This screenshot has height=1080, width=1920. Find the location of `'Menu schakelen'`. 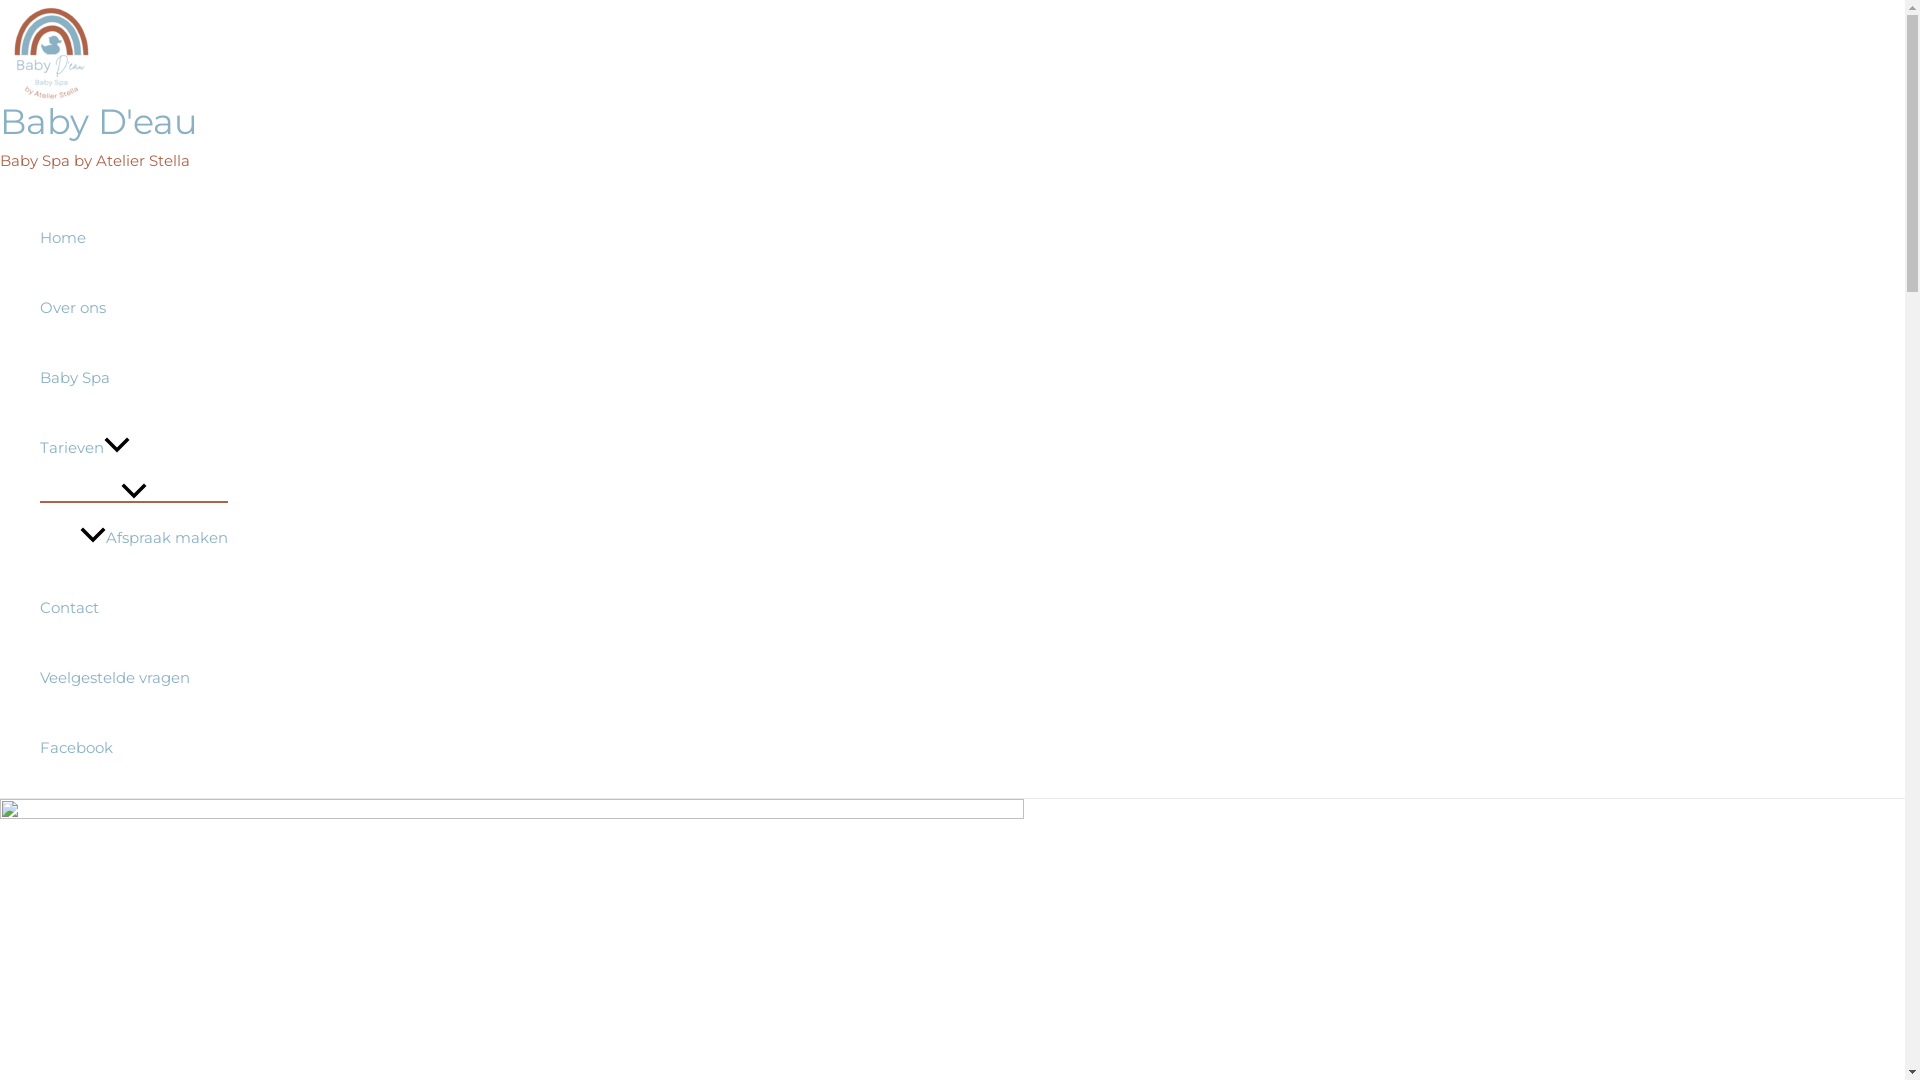

'Menu schakelen' is located at coordinates (133, 492).